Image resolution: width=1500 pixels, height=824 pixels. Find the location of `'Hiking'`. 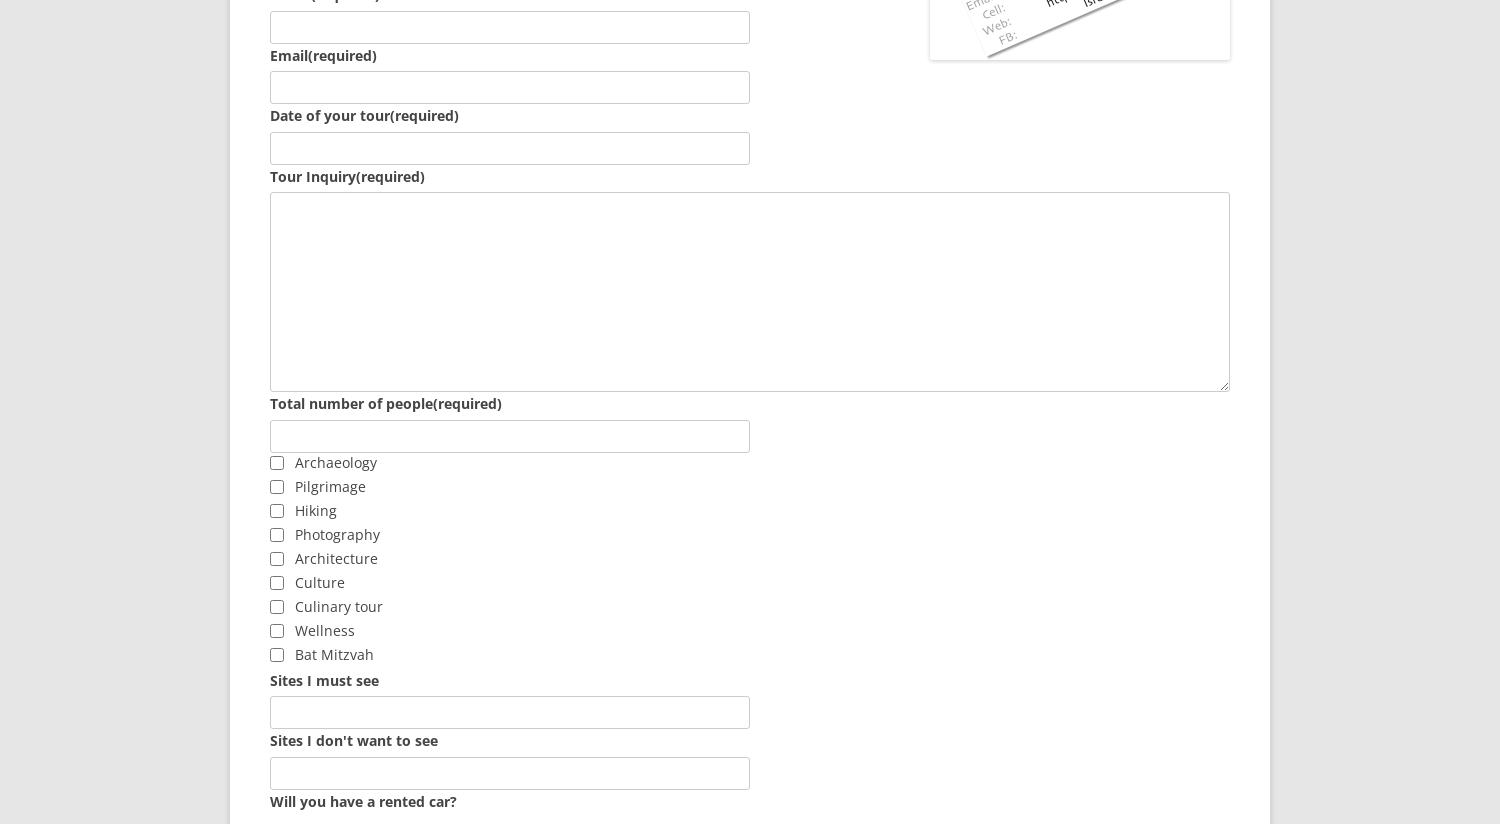

'Hiking' is located at coordinates (294, 508).